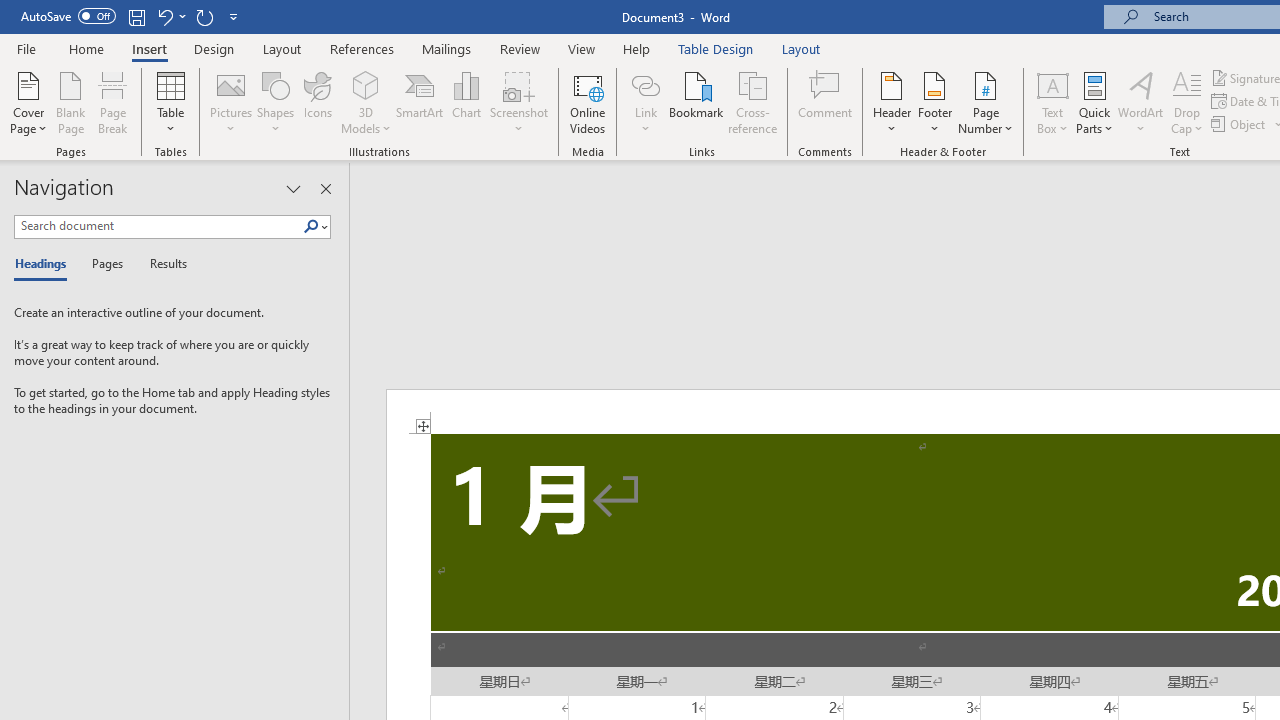 This screenshot has width=1280, height=720. I want to click on 'Pages', so click(104, 264).